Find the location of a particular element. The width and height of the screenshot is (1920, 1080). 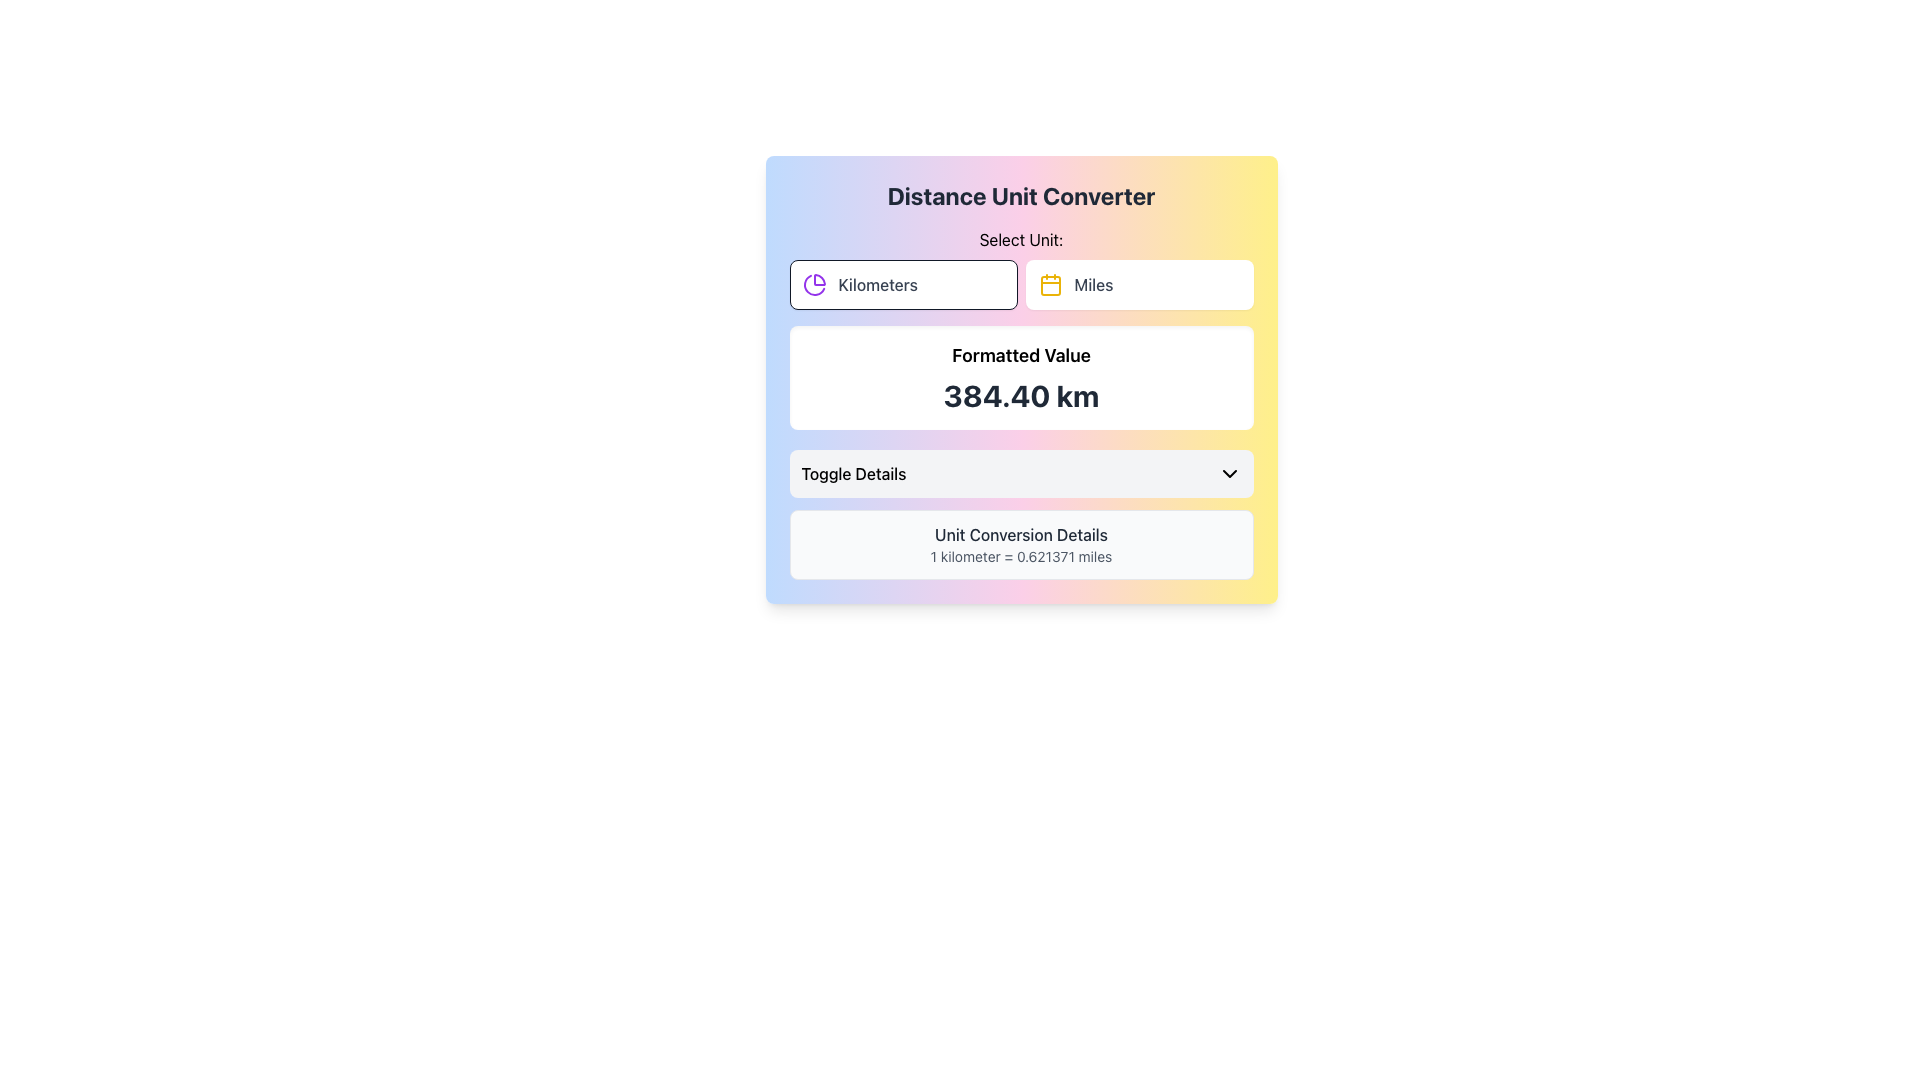

the decorative icon representing the 'Kilometers' option, located to the left of the 'Kilometers' button in the top-left section of the unit converter interface is located at coordinates (819, 280).